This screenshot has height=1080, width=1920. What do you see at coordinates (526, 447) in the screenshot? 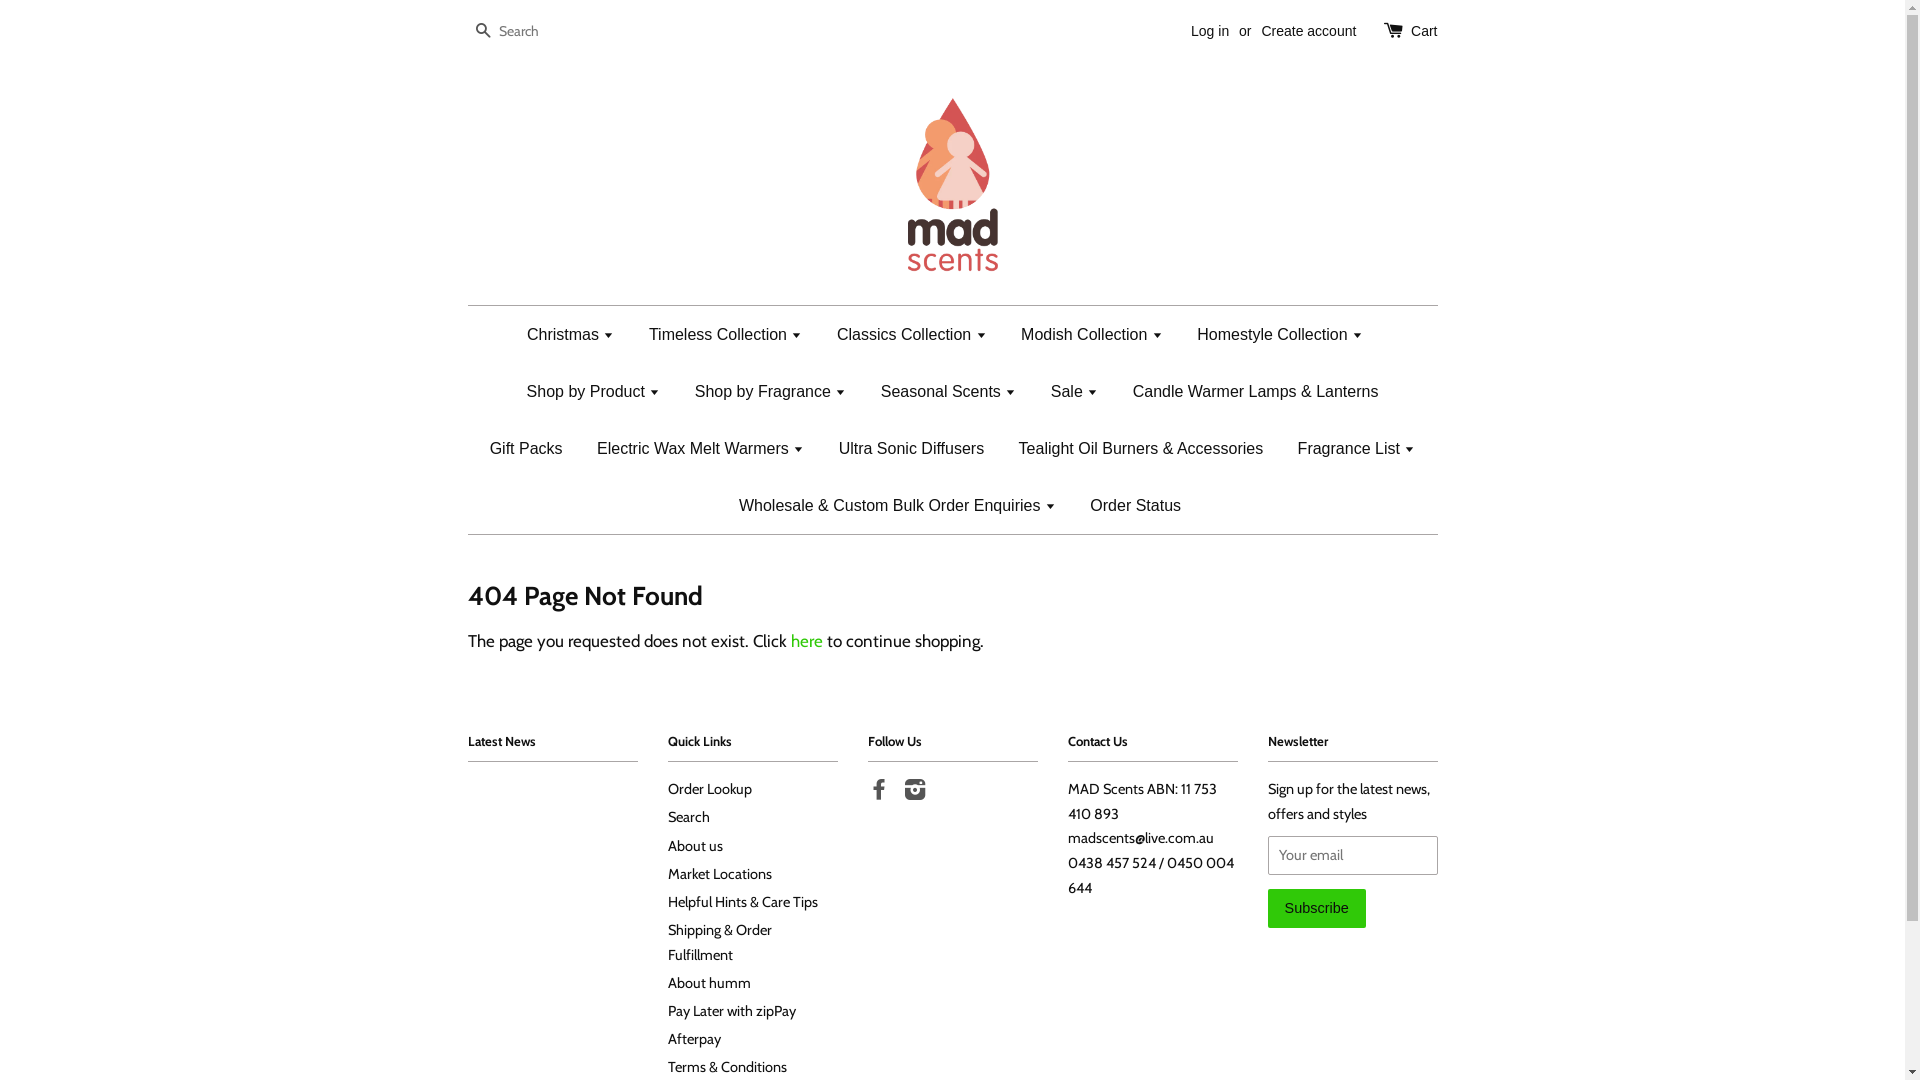
I see `'Gift Packs'` at bounding box center [526, 447].